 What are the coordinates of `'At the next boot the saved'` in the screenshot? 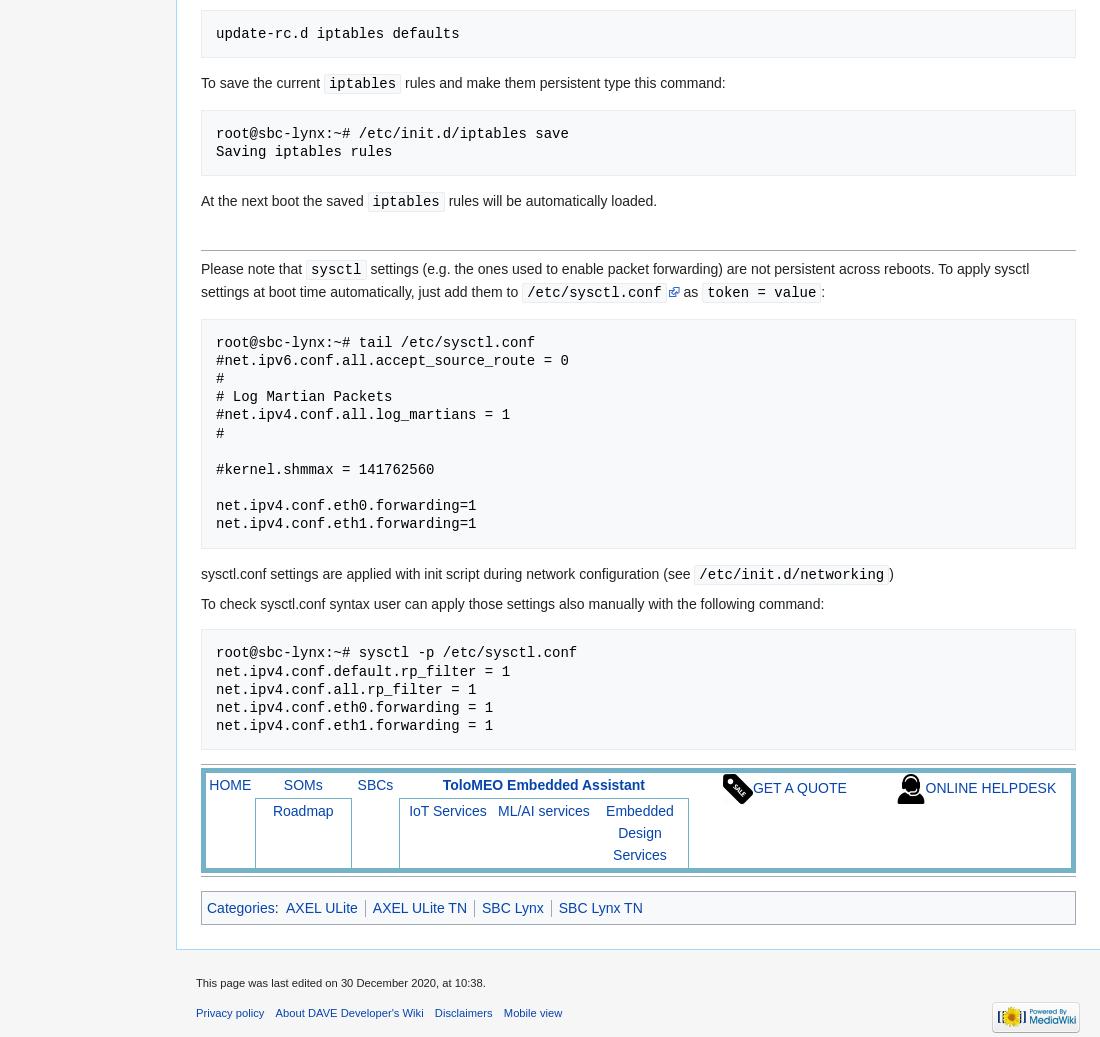 It's located at (283, 199).